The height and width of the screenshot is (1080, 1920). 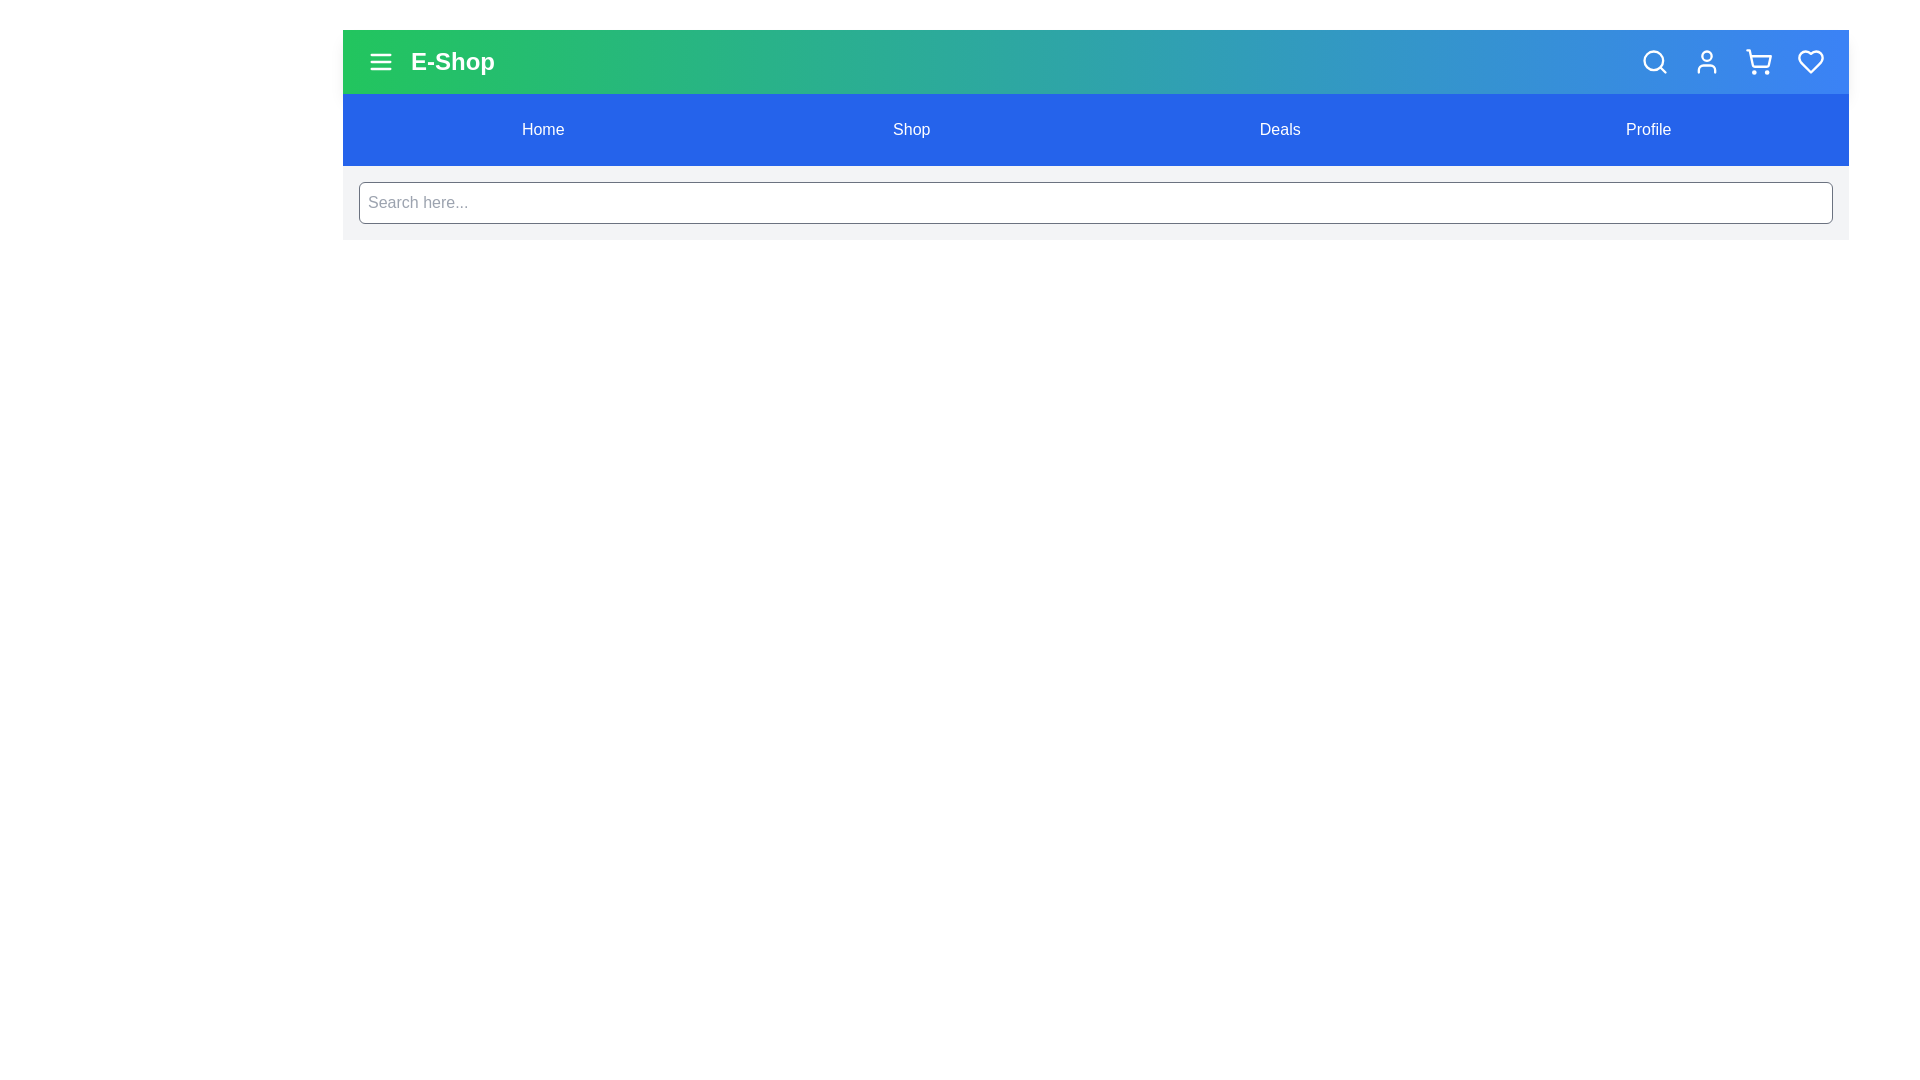 What do you see at coordinates (380, 60) in the screenshot?
I see `menu button to toggle the menu's visibility` at bounding box center [380, 60].